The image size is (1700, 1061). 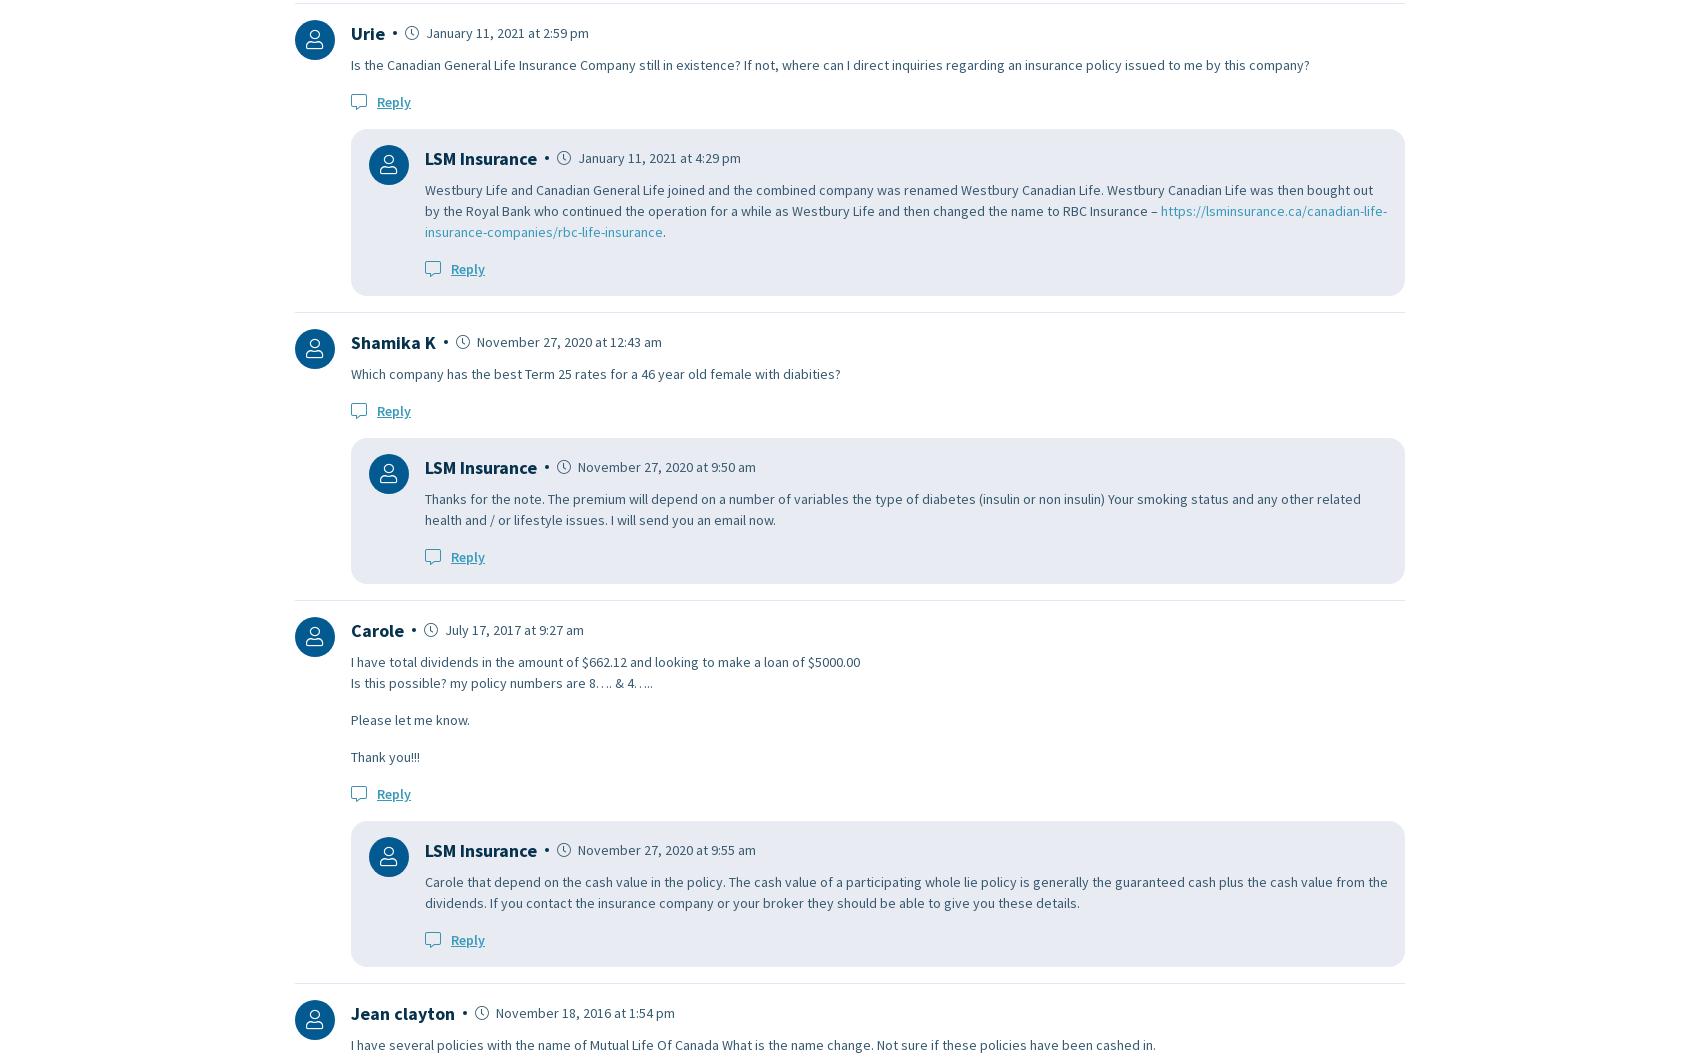 What do you see at coordinates (367, 32) in the screenshot?
I see `'Urie'` at bounding box center [367, 32].